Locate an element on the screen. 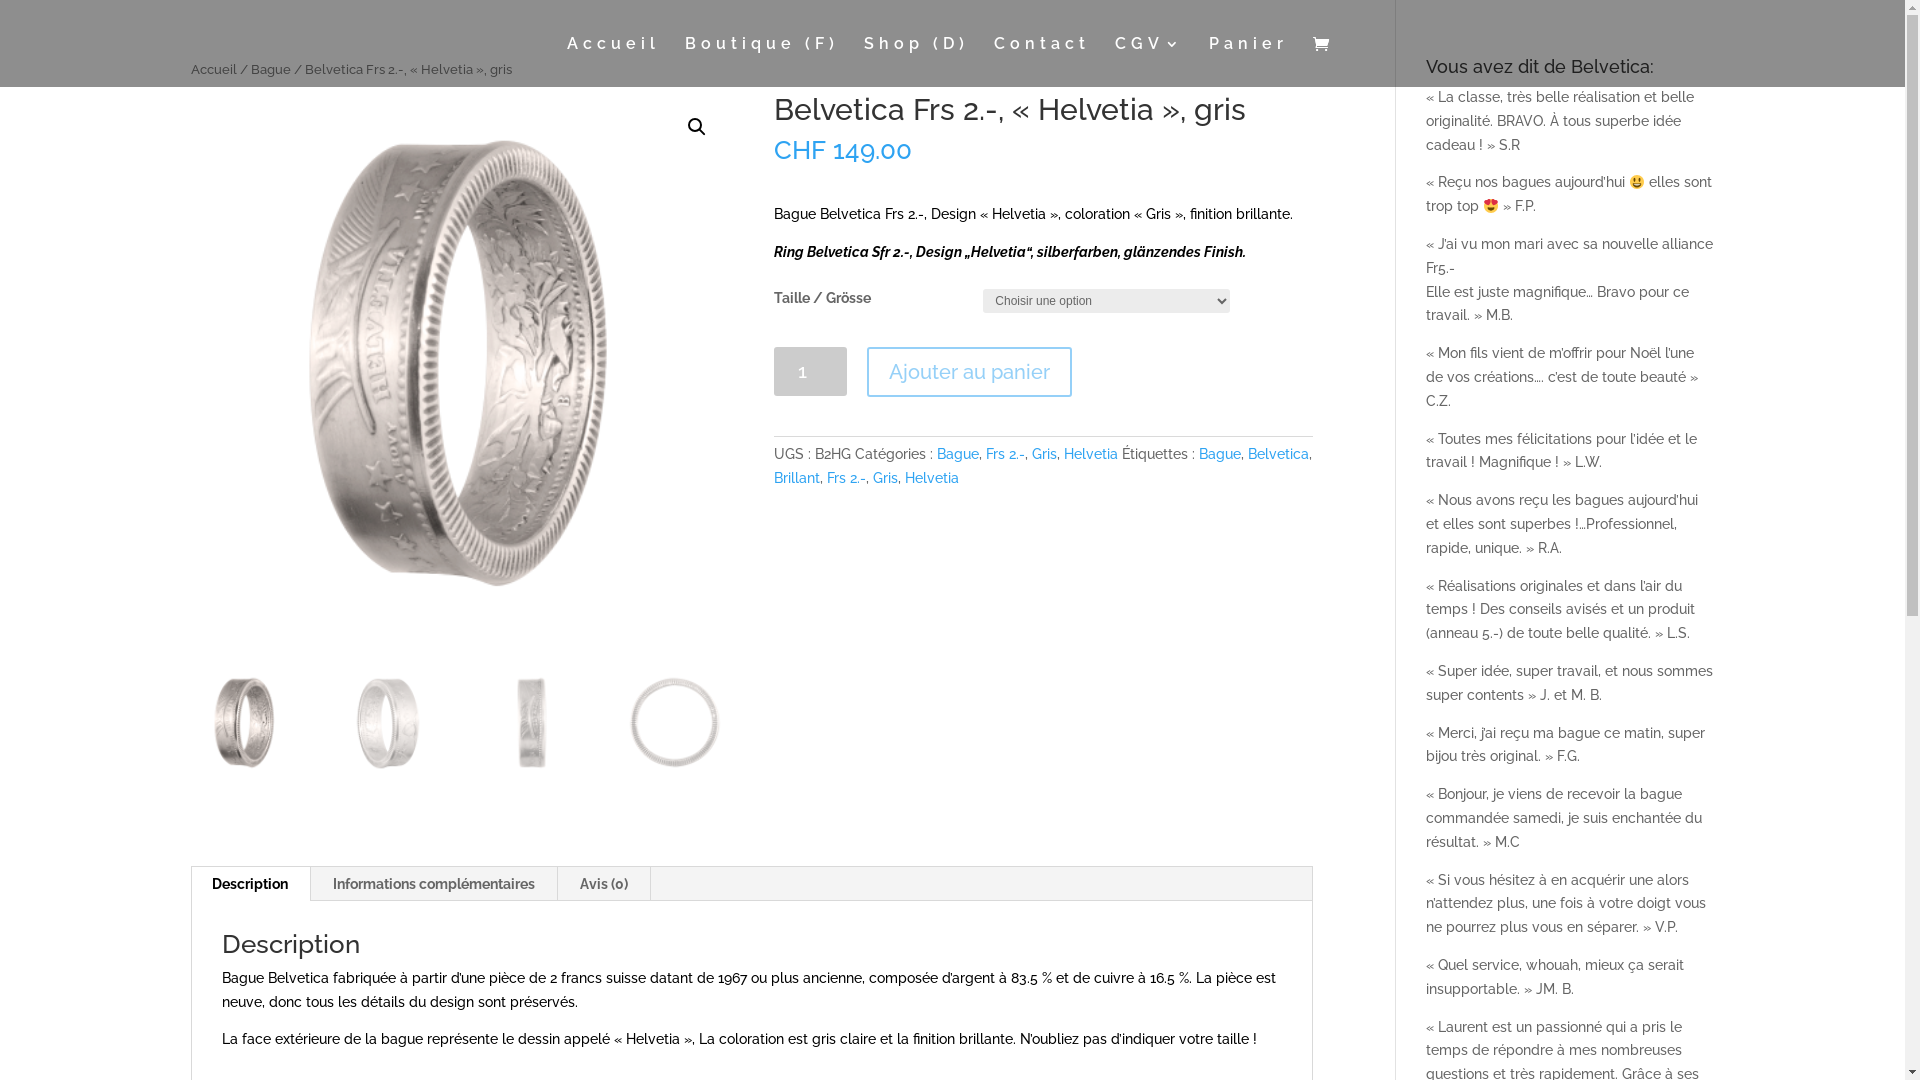 This screenshot has height=1080, width=1920. 'Contact' is located at coordinates (1040, 60).